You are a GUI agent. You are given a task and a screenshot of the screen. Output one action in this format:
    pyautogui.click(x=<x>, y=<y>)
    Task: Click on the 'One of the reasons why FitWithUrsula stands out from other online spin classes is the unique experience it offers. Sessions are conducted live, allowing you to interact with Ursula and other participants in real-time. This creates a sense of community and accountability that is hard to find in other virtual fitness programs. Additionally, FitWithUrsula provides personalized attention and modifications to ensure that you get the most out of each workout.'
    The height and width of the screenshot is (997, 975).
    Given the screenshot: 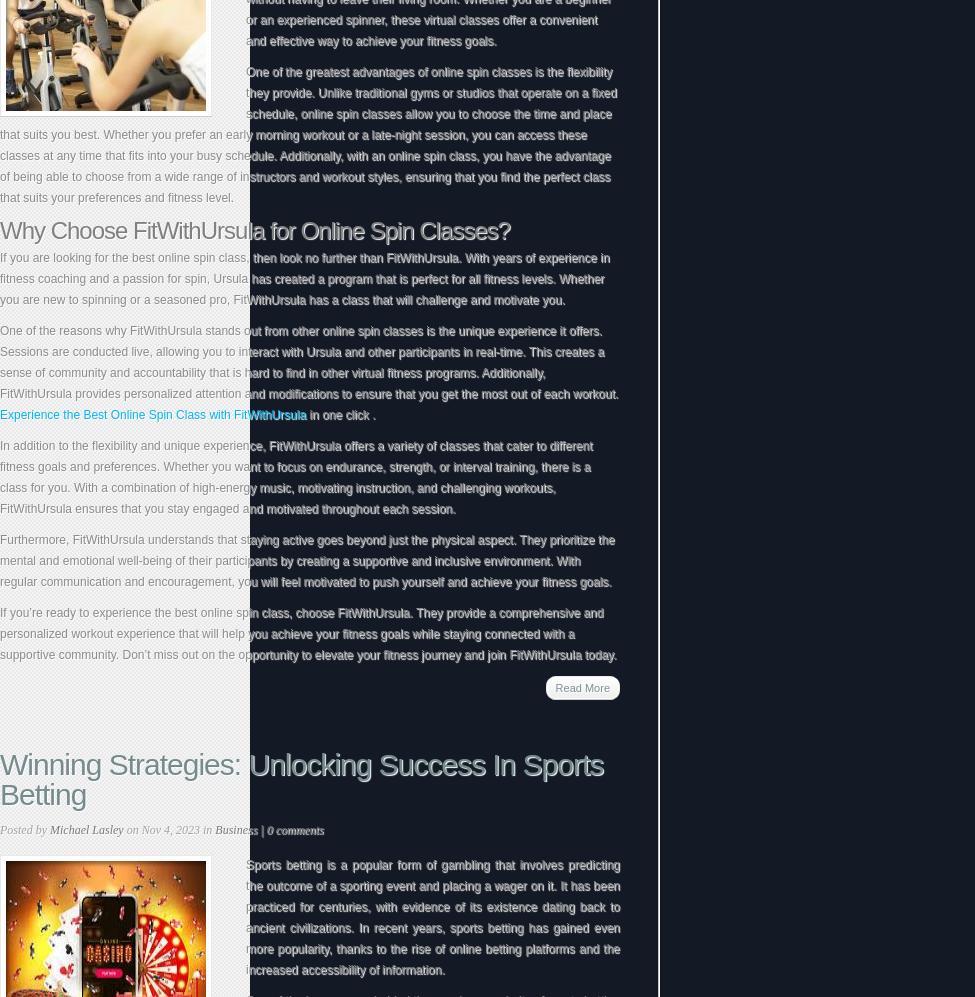 What is the action you would take?
    pyautogui.click(x=307, y=361)
    